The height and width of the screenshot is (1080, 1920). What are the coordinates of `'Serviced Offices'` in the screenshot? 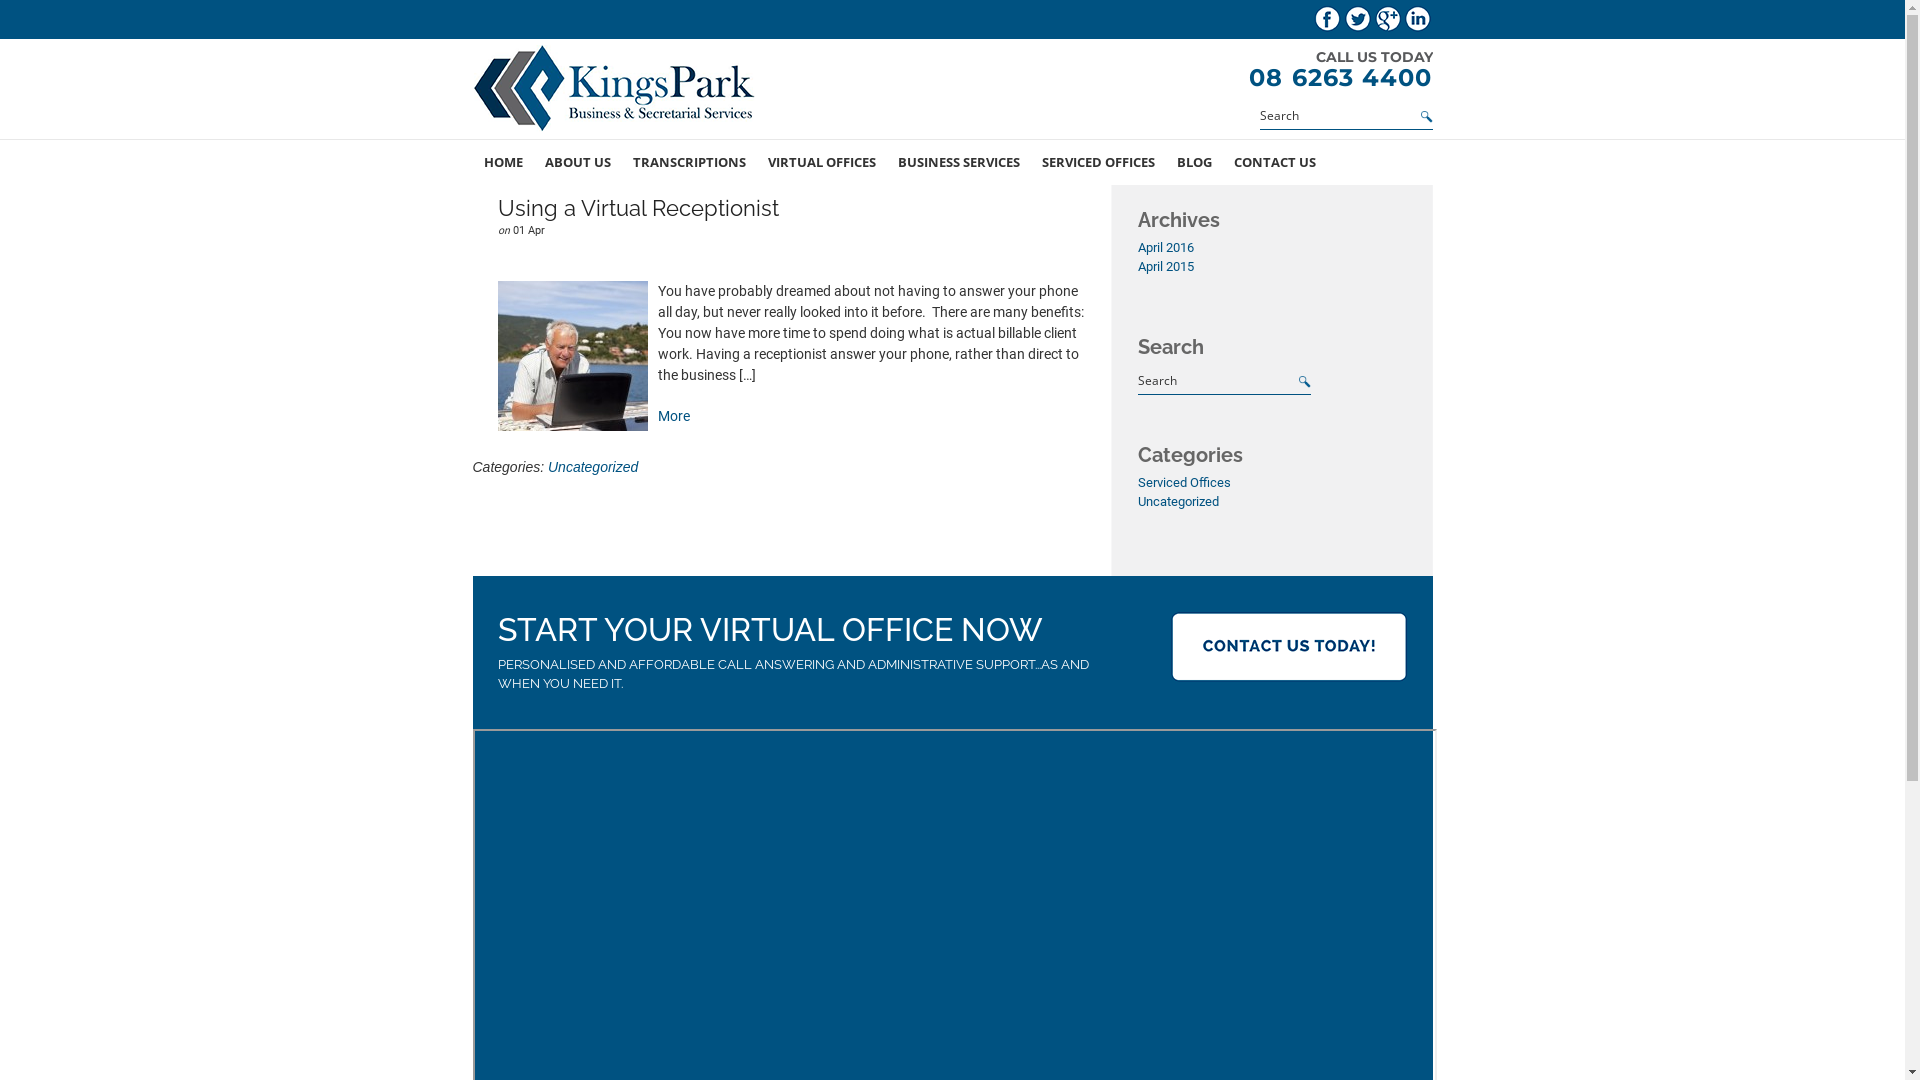 It's located at (1184, 482).